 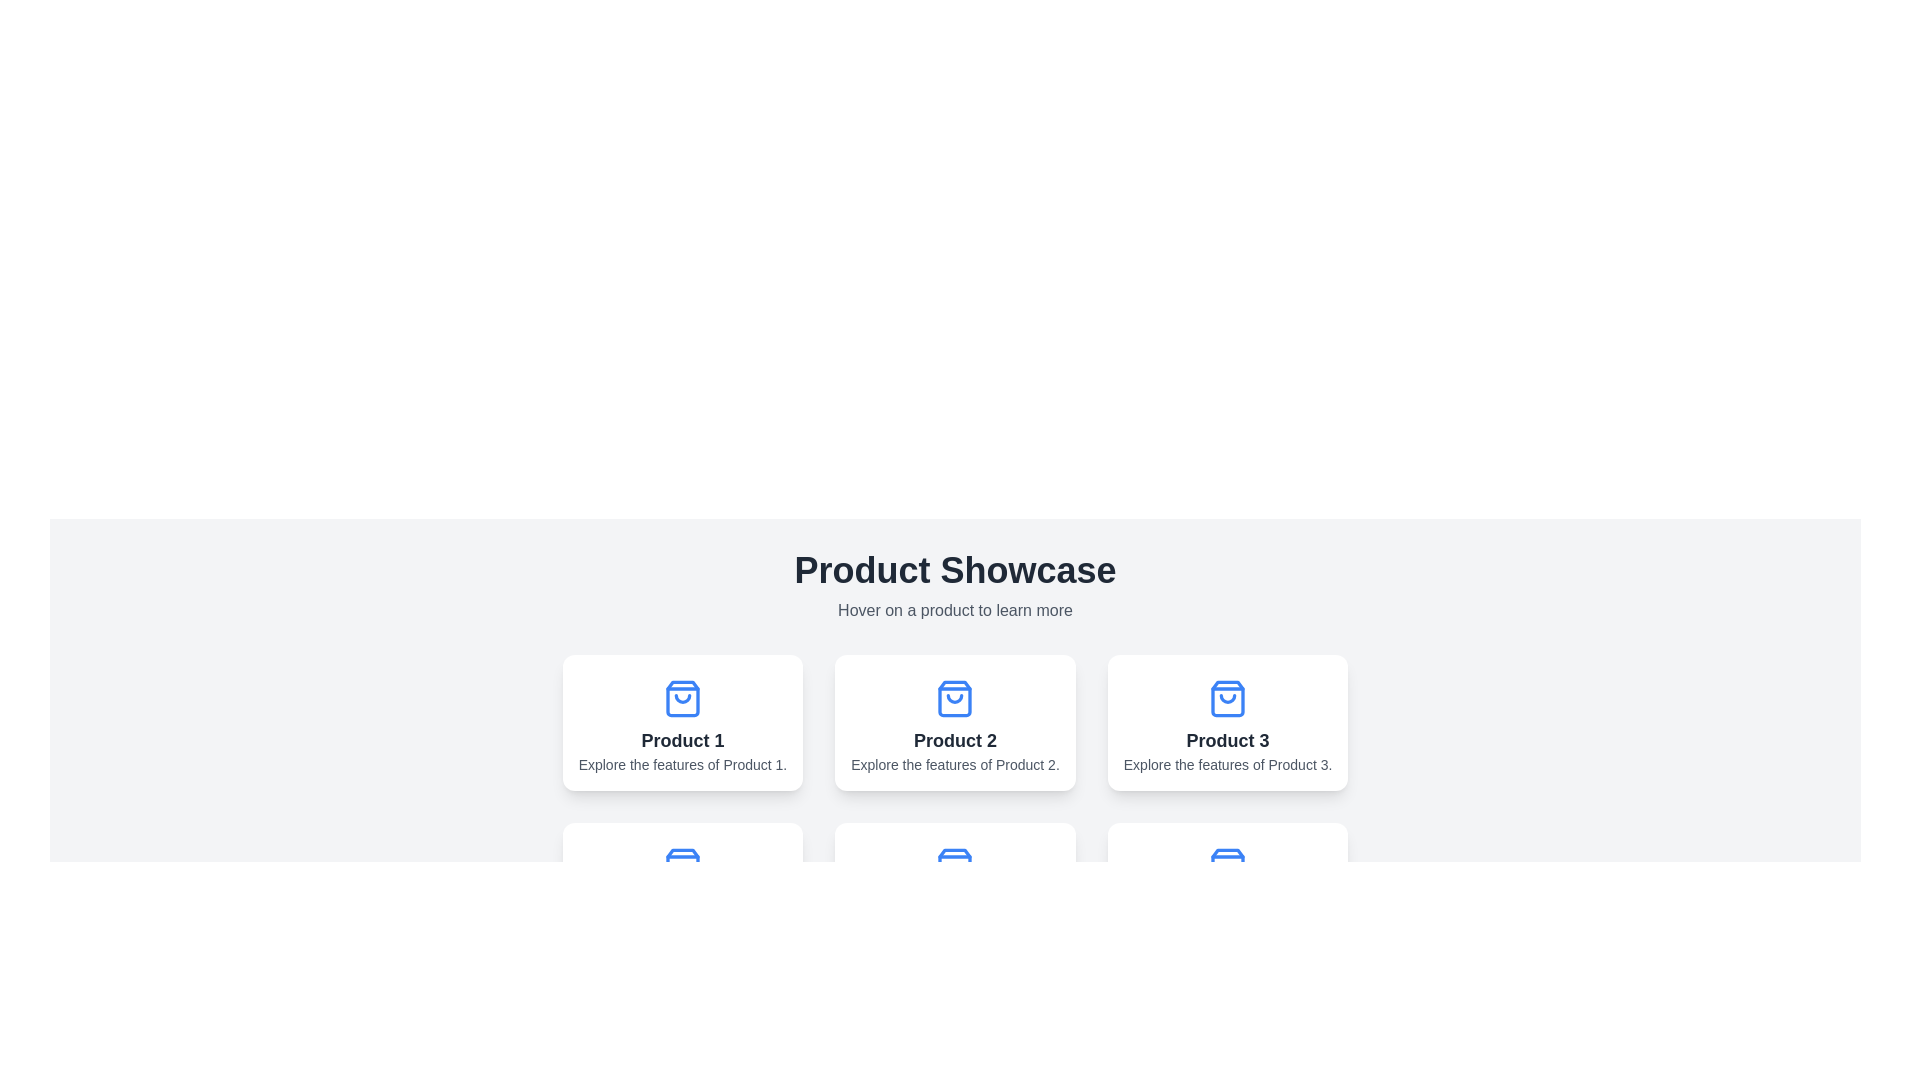 What do you see at coordinates (682, 697) in the screenshot?
I see `the shopping bag icon representing 'Product 1' located in the first position of the top row of the grid` at bounding box center [682, 697].